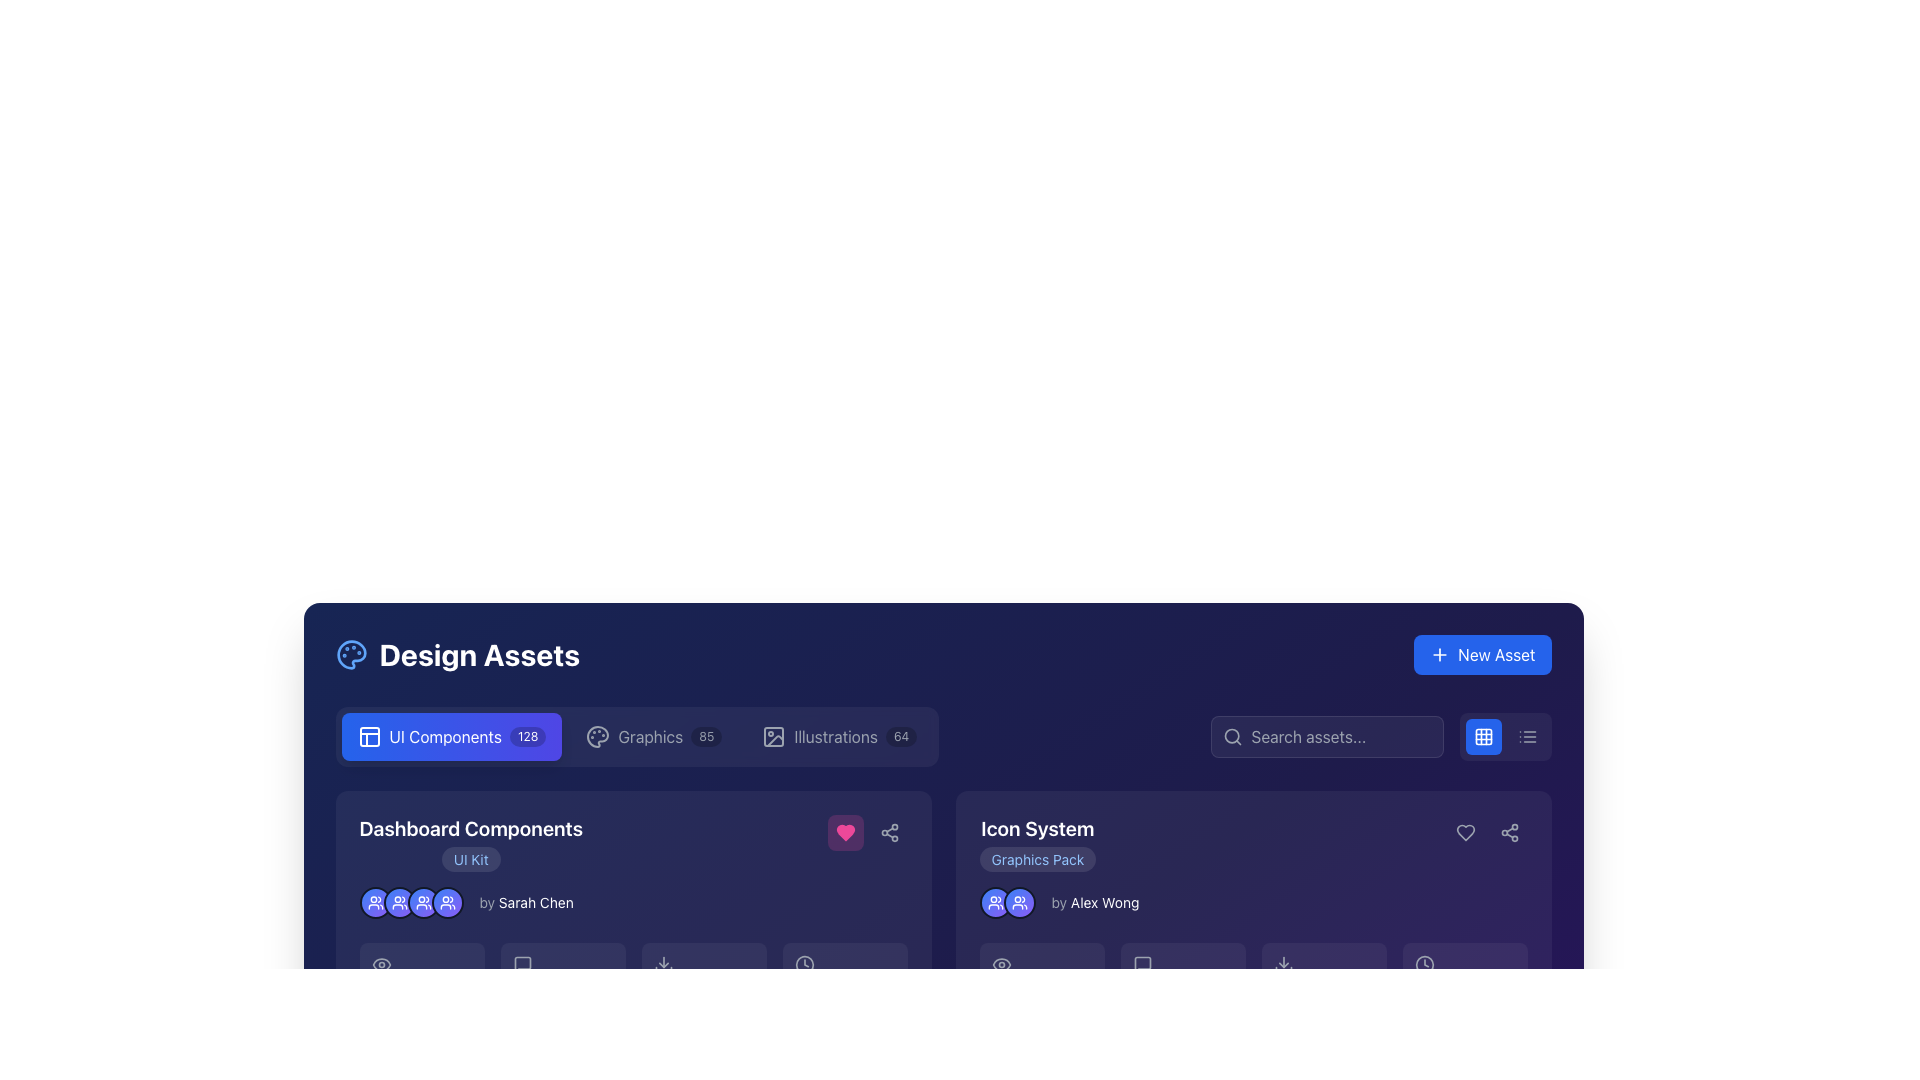 This screenshot has width=1920, height=1080. Describe the element at coordinates (375, 902) in the screenshot. I see `the user-related SVG icon with white strokes and a circular gradient background` at that location.